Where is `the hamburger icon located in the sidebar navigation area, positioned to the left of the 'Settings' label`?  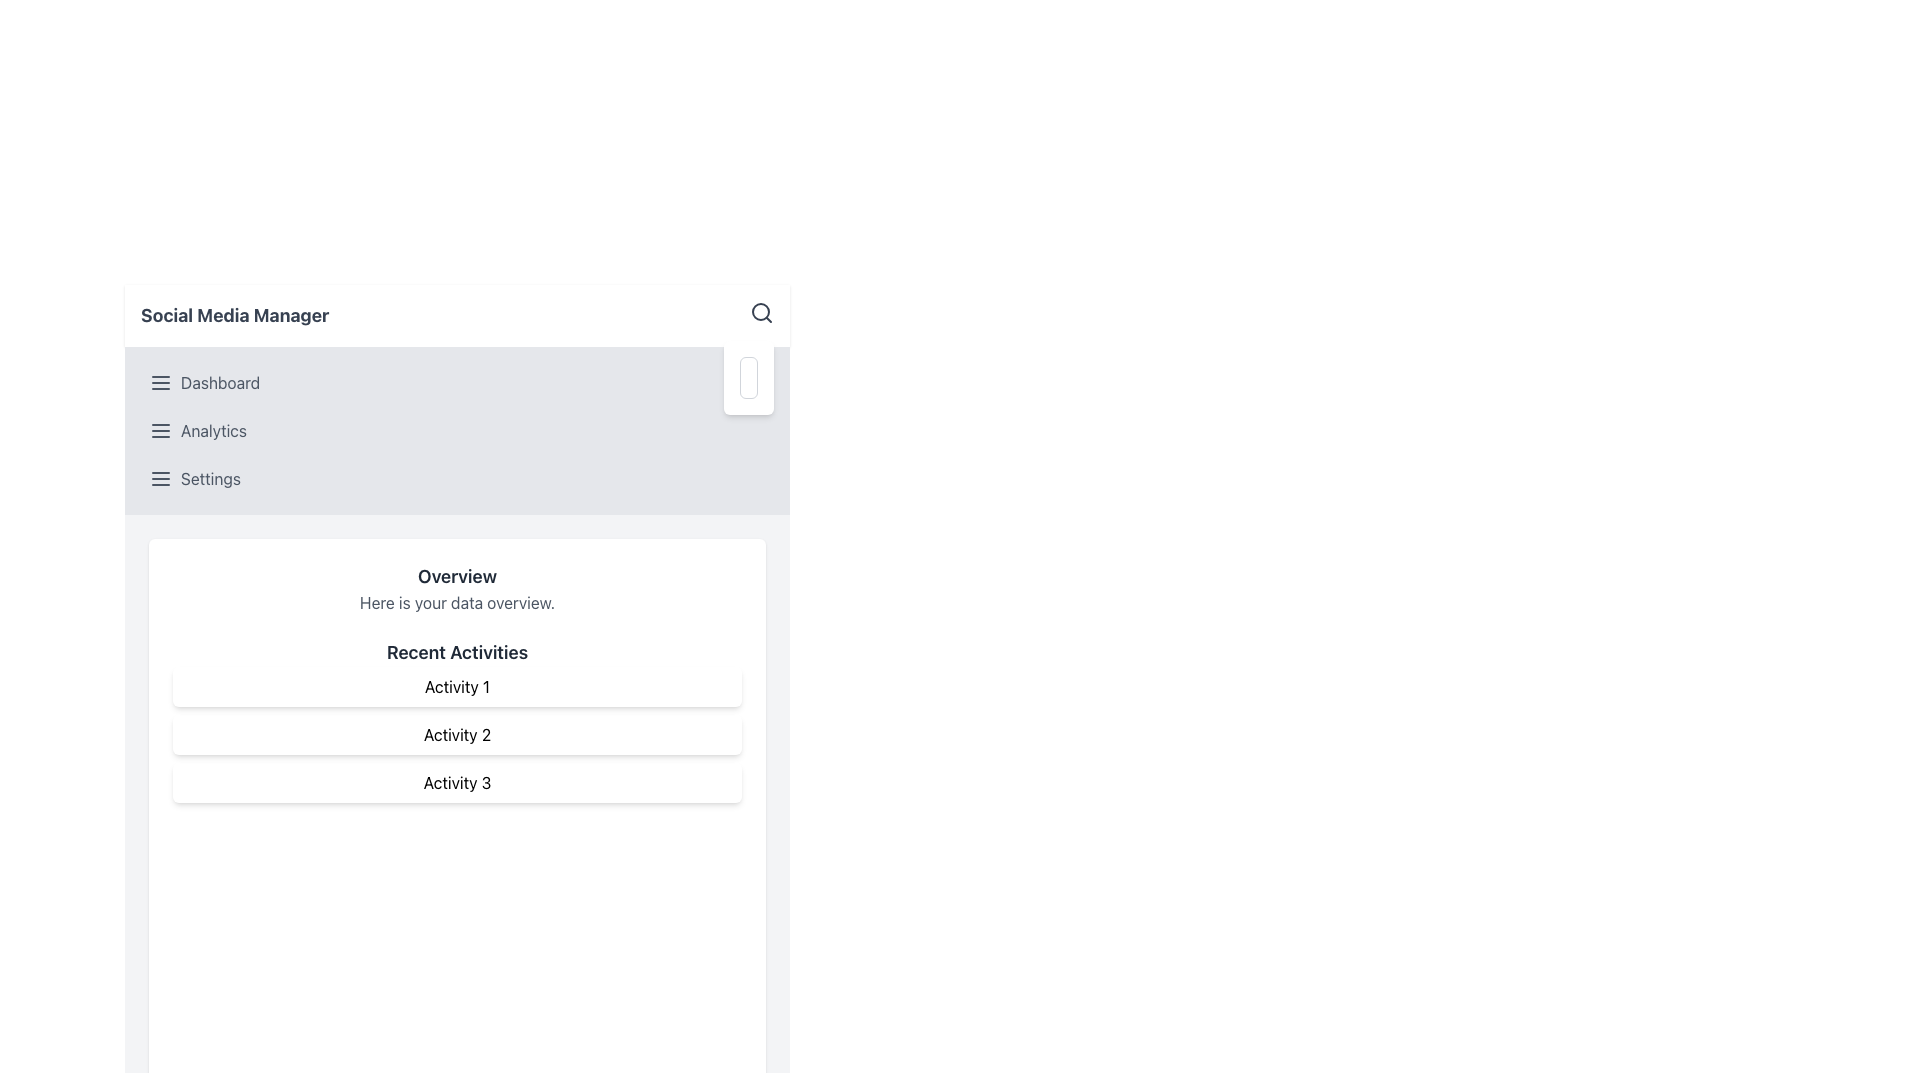 the hamburger icon located in the sidebar navigation area, positioned to the left of the 'Settings' label is located at coordinates (161, 478).